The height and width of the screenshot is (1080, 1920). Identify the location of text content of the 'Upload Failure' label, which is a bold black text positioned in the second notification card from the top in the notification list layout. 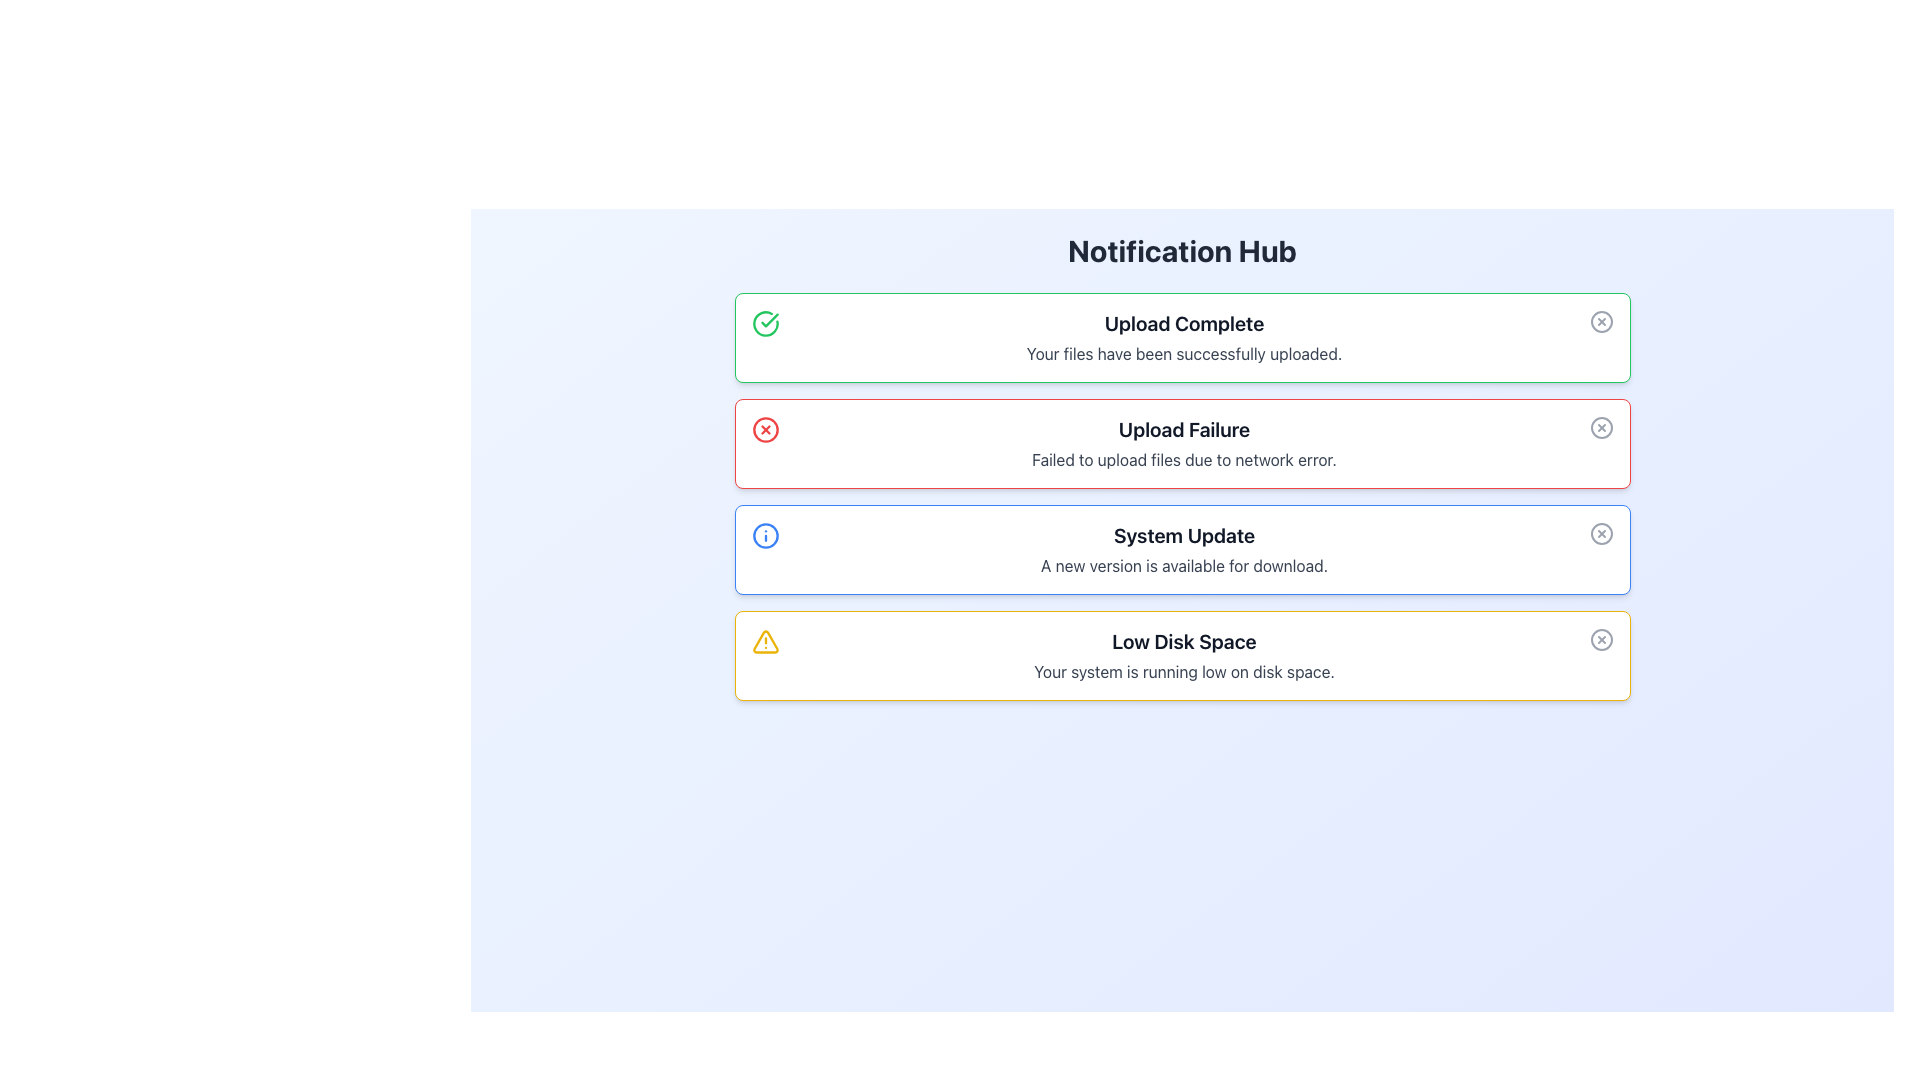
(1184, 428).